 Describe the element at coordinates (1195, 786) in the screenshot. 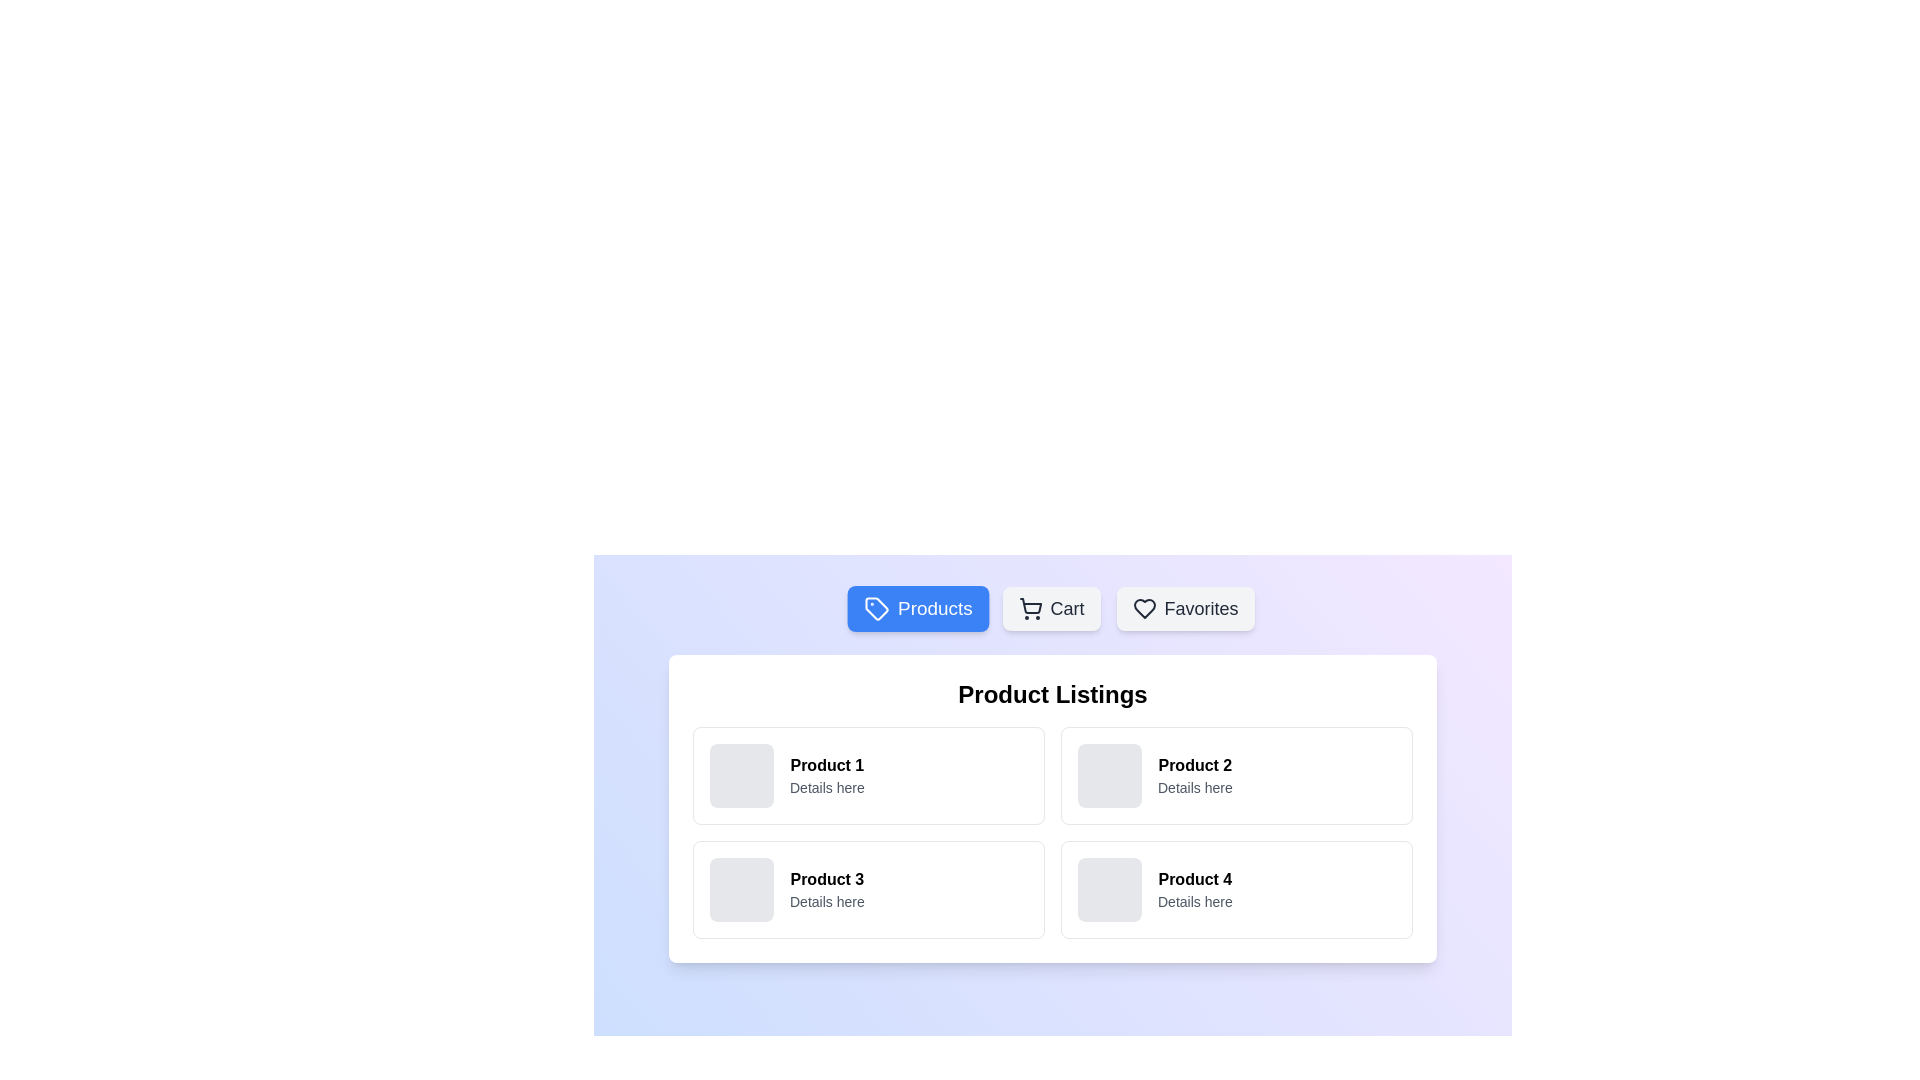

I see `the text element that provides additional descriptive information for 'Product 2', located below the 'Product 2' text within the card layout in the top-right quadrant of the product listing grid` at that location.